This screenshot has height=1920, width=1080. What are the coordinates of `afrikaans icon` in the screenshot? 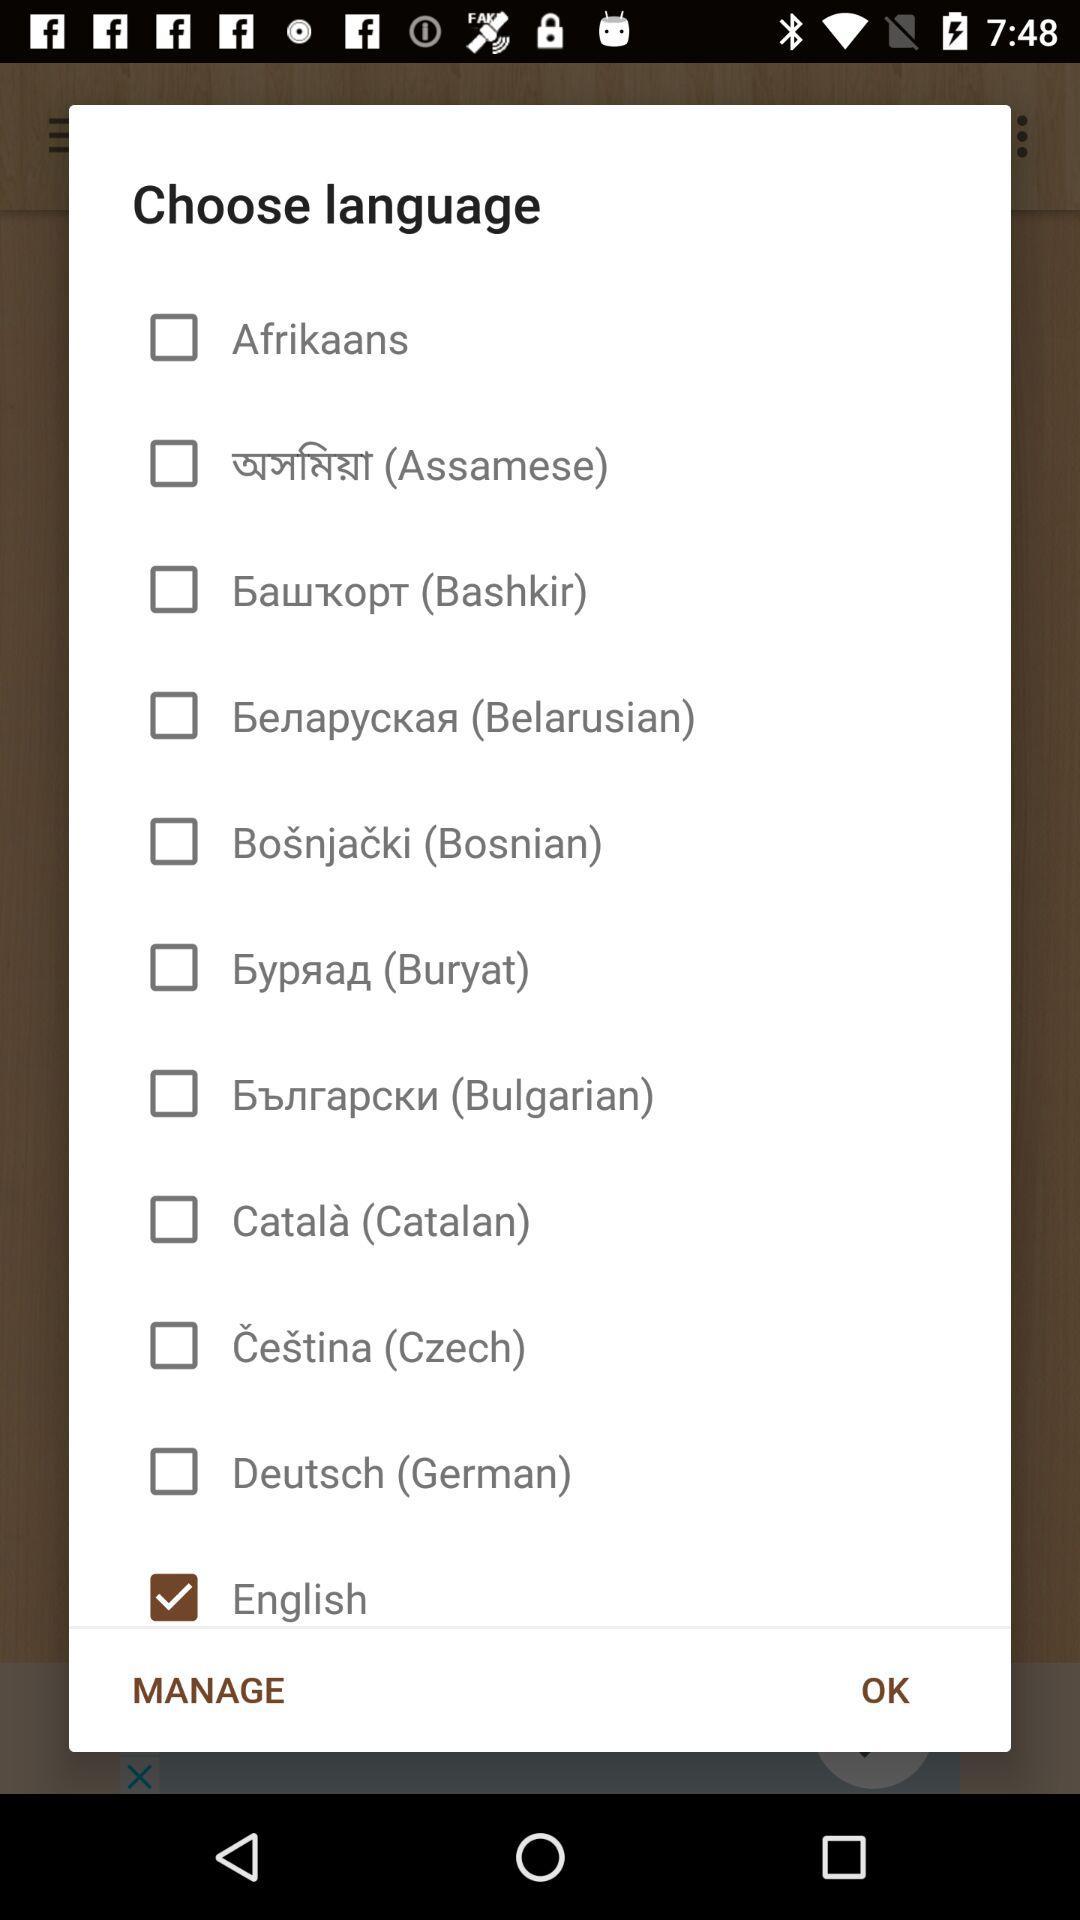 It's located at (312, 337).